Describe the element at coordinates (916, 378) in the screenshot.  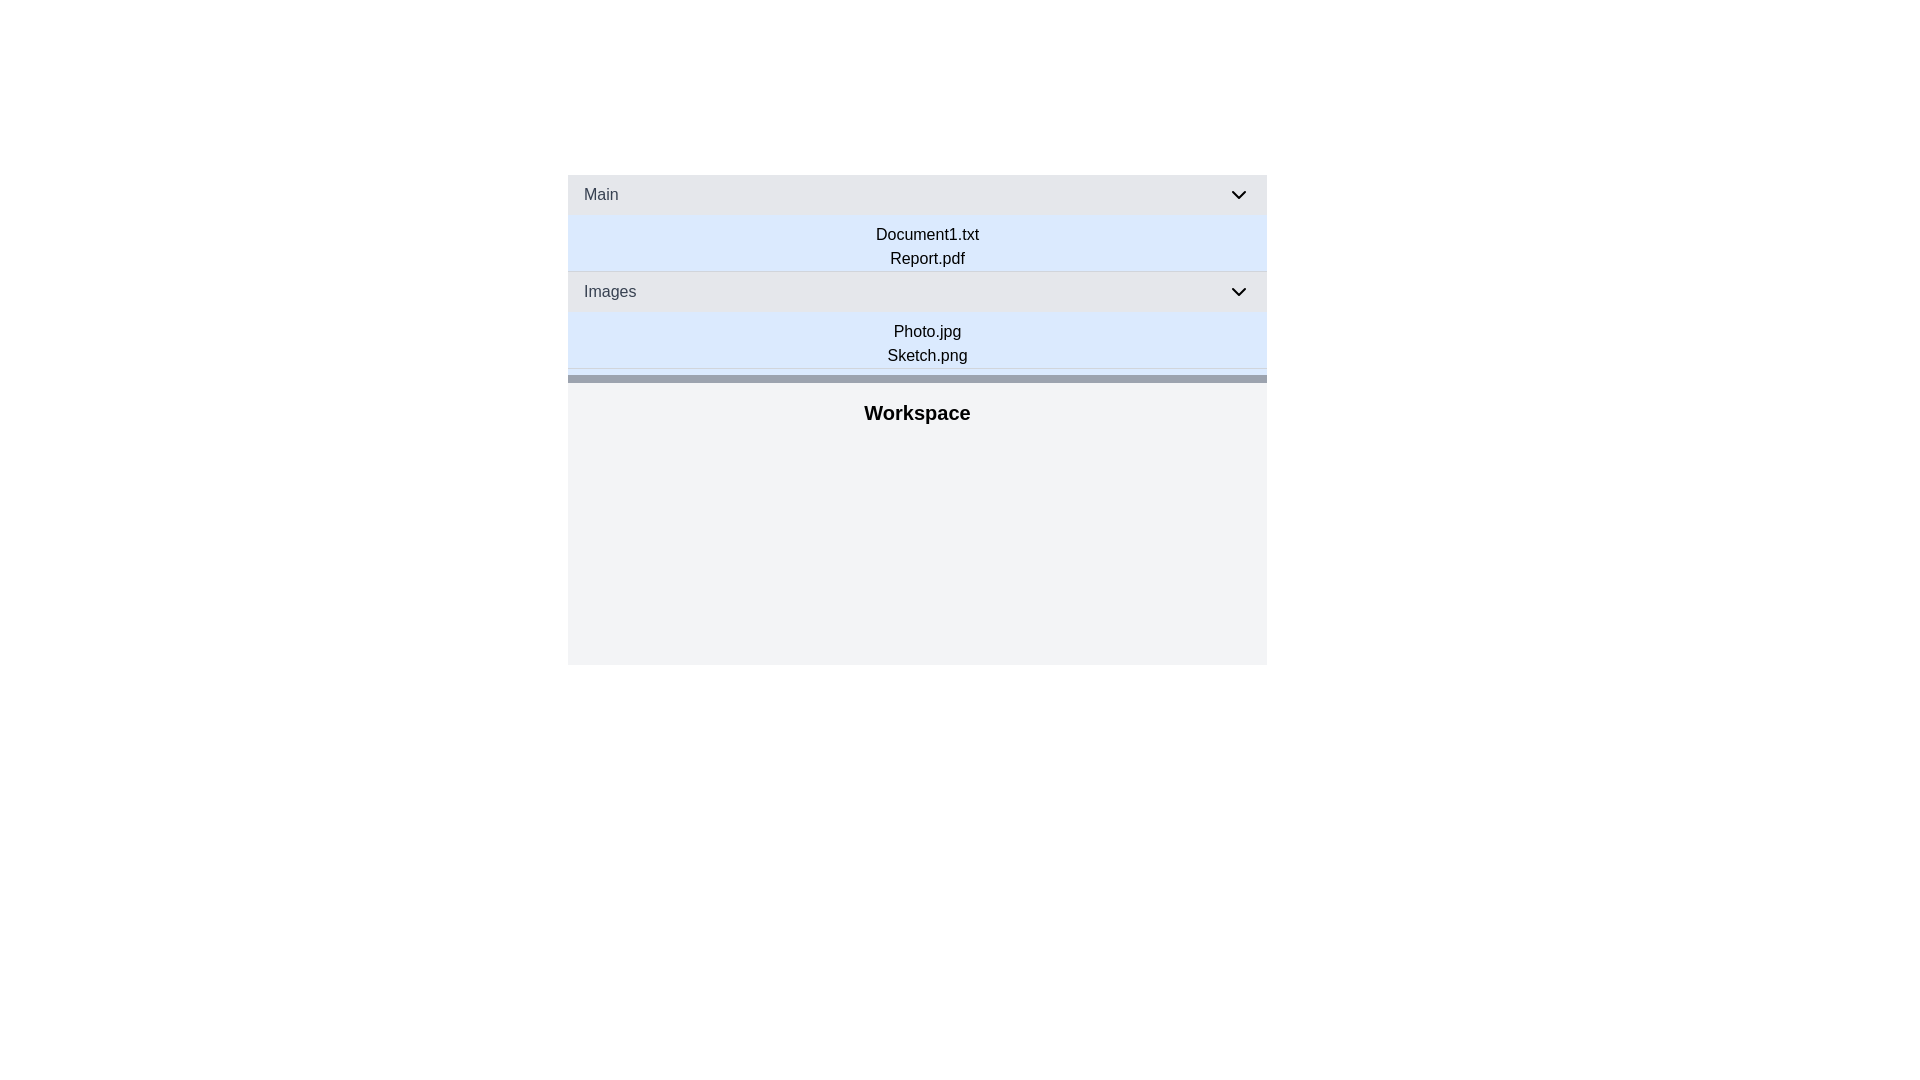
I see `the horizontal gray Resize handle located below the 'Images' section and above the 'Workspace' section` at that location.